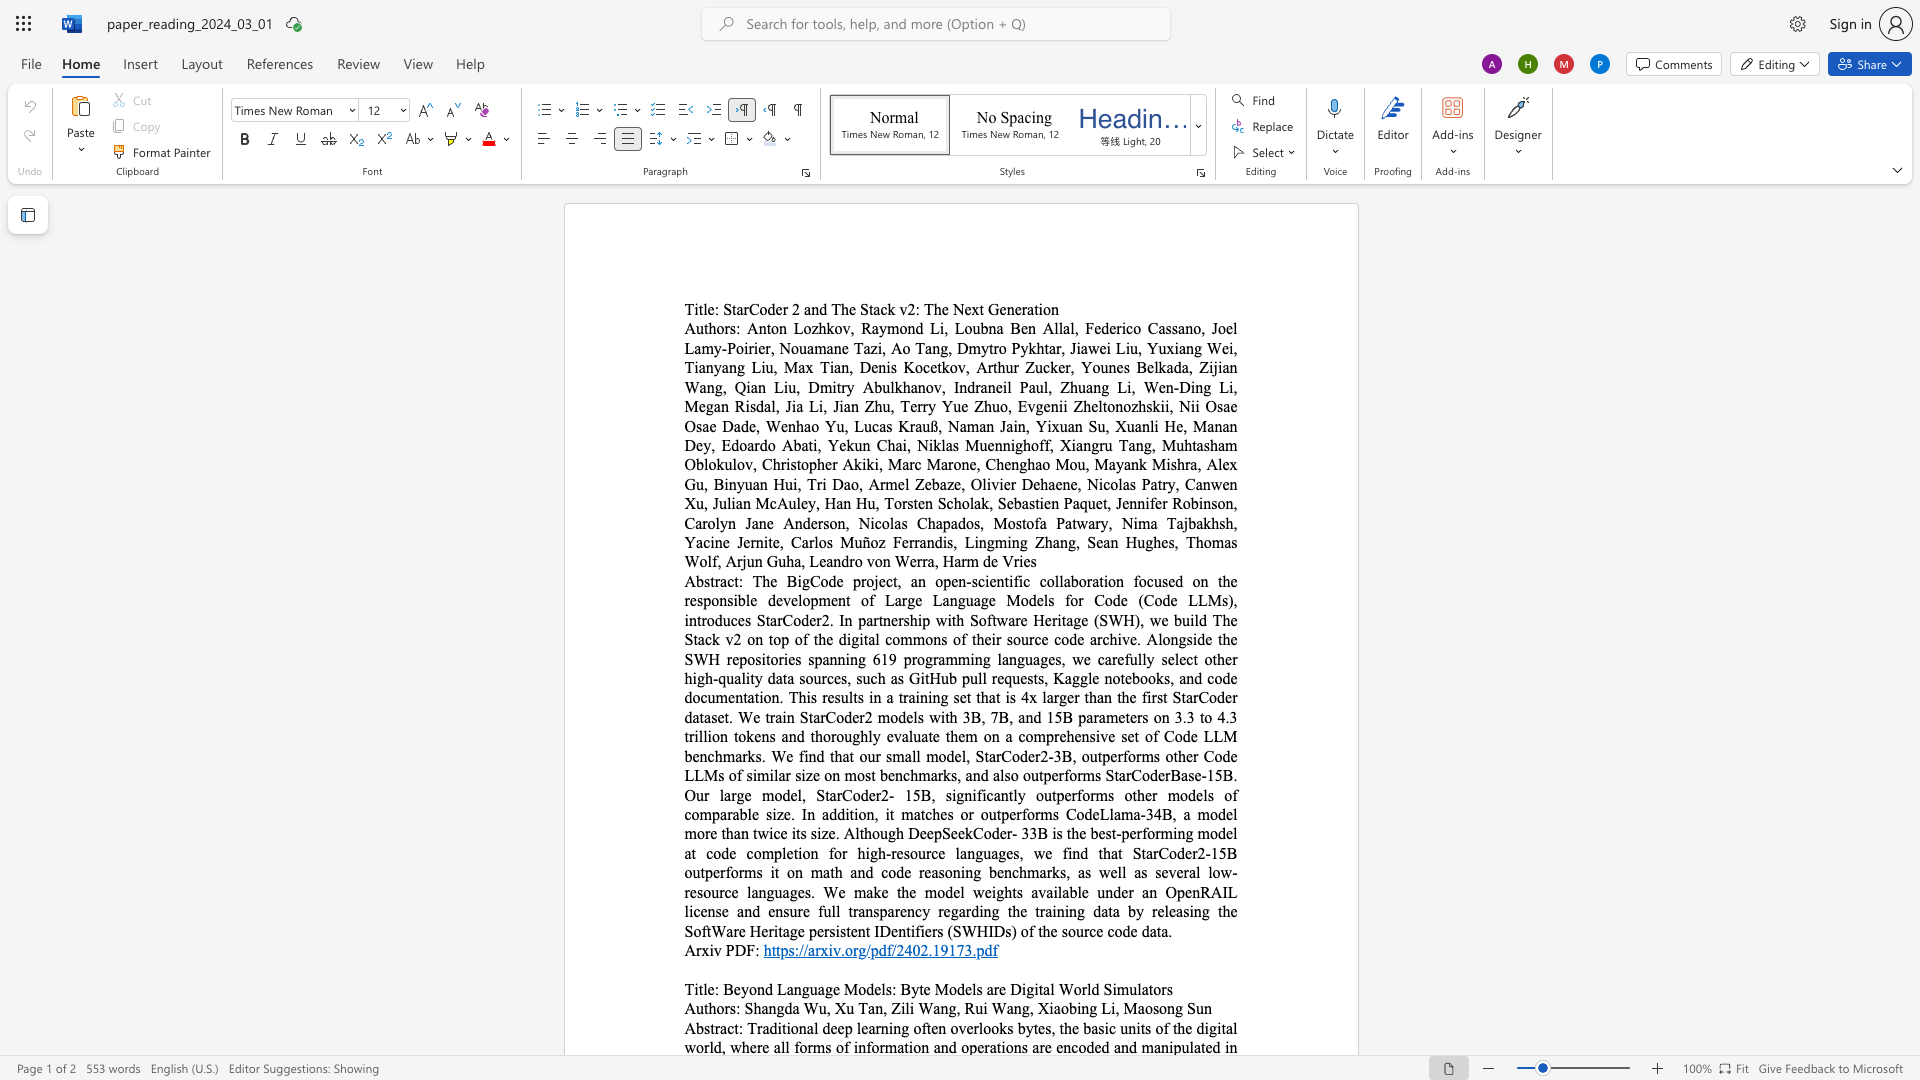 This screenshot has height=1080, width=1920. Describe the element at coordinates (943, 1008) in the screenshot. I see `the 1th character "n" in the text` at that location.